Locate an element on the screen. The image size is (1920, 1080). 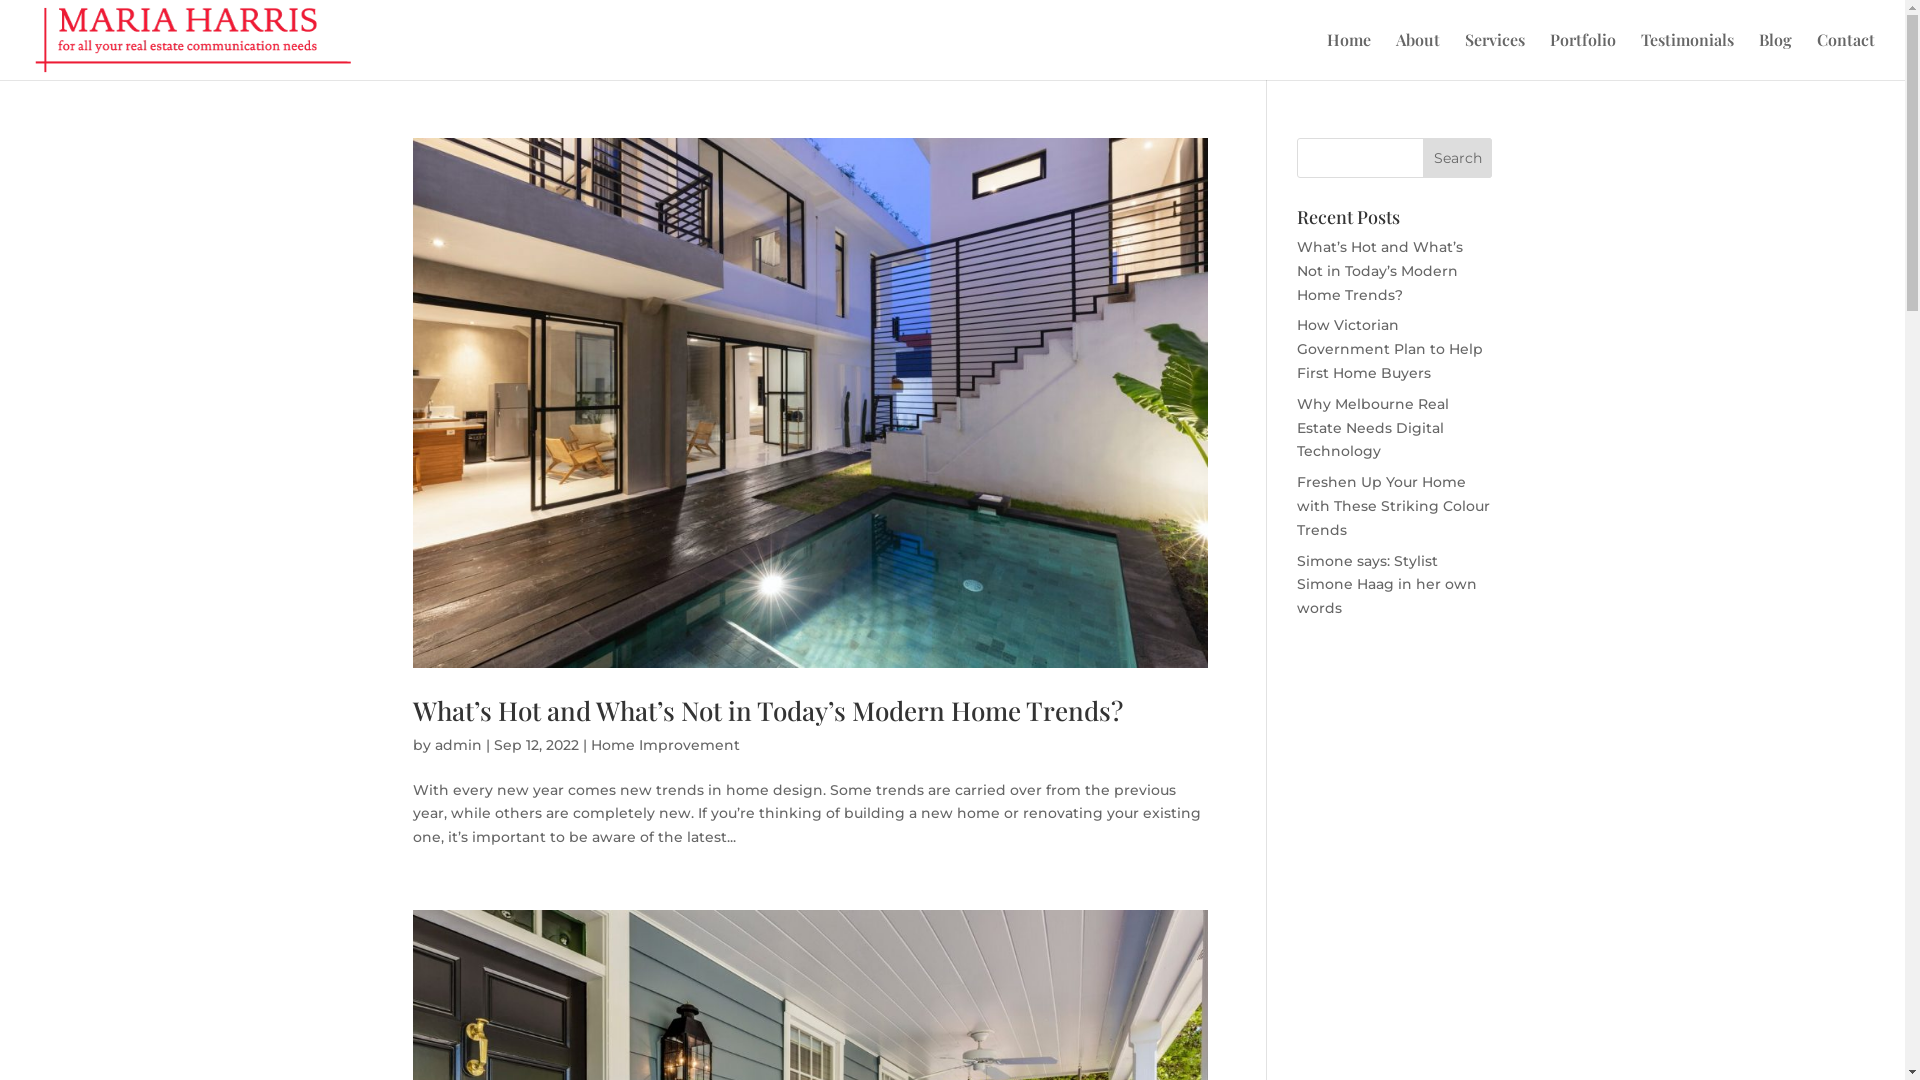
'About' is located at coordinates (1395, 55).